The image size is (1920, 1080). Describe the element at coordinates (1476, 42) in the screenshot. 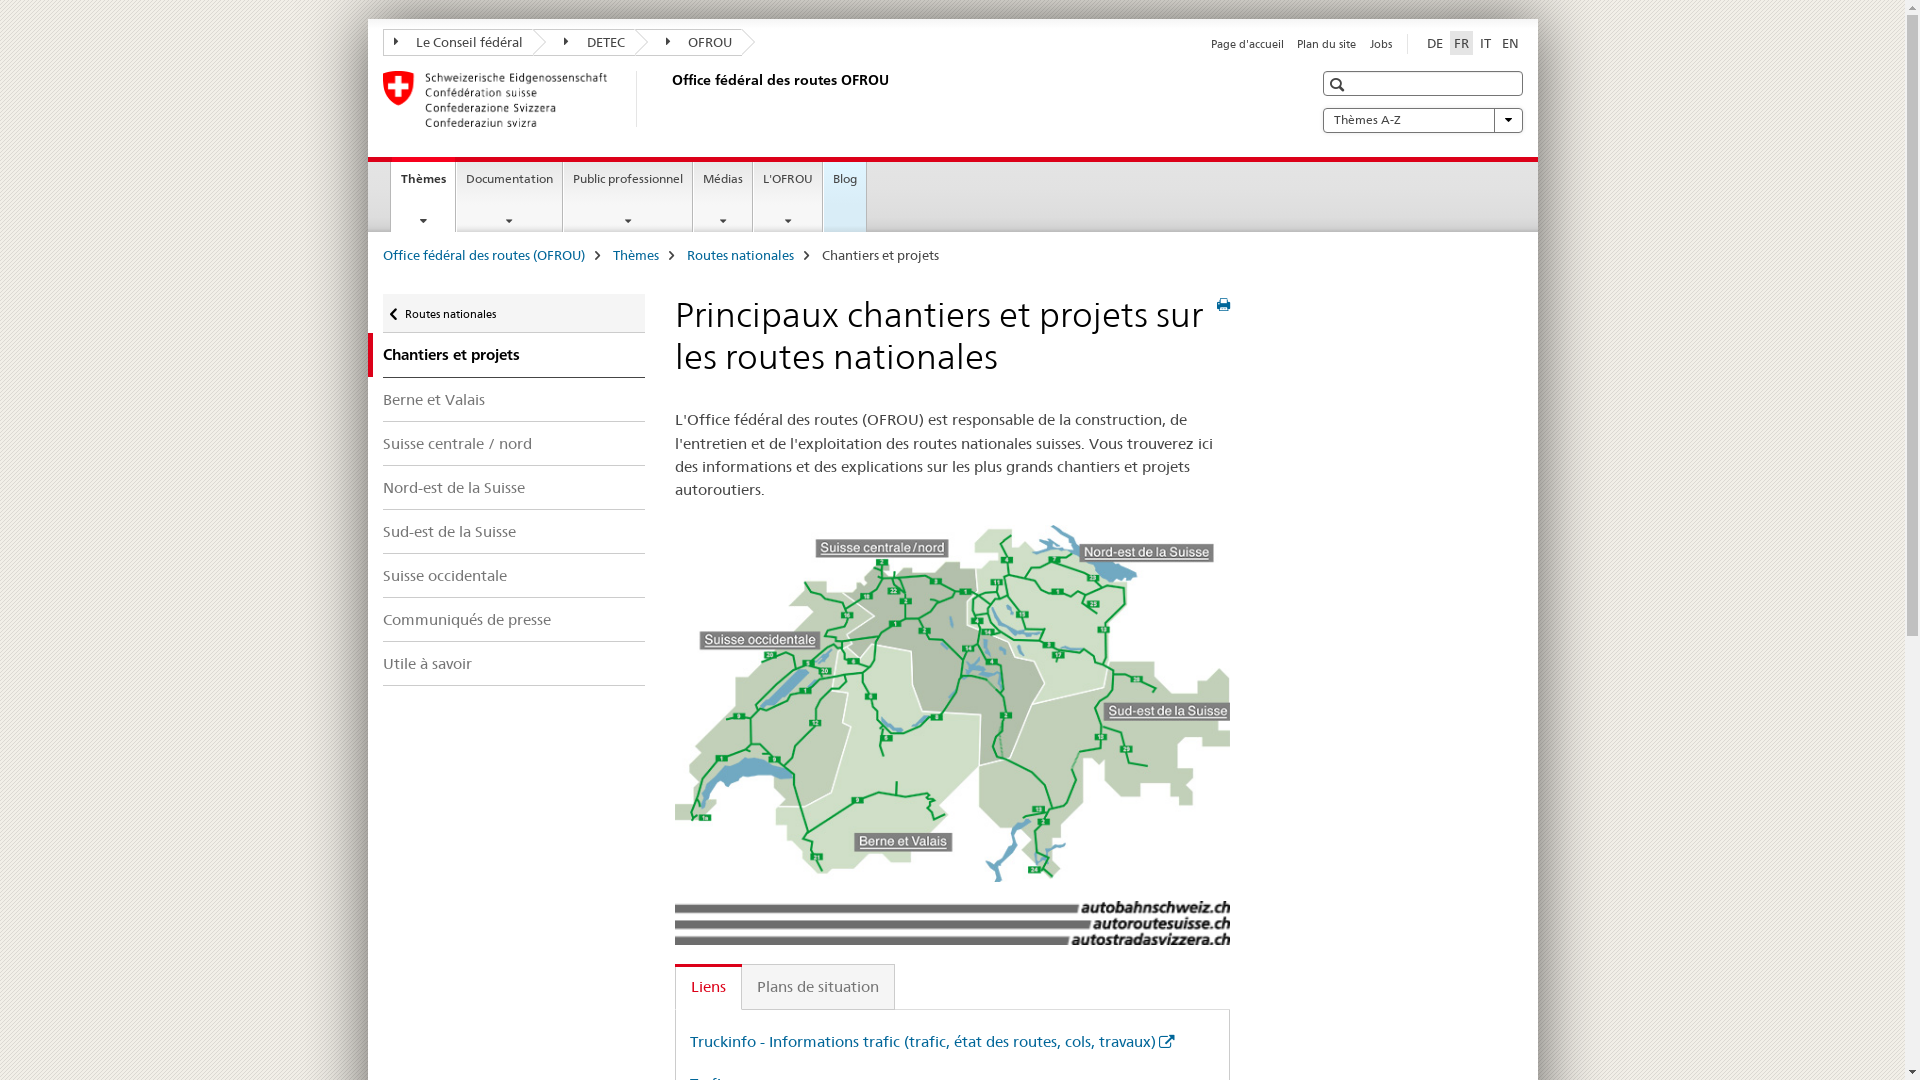

I see `'IT'` at that location.